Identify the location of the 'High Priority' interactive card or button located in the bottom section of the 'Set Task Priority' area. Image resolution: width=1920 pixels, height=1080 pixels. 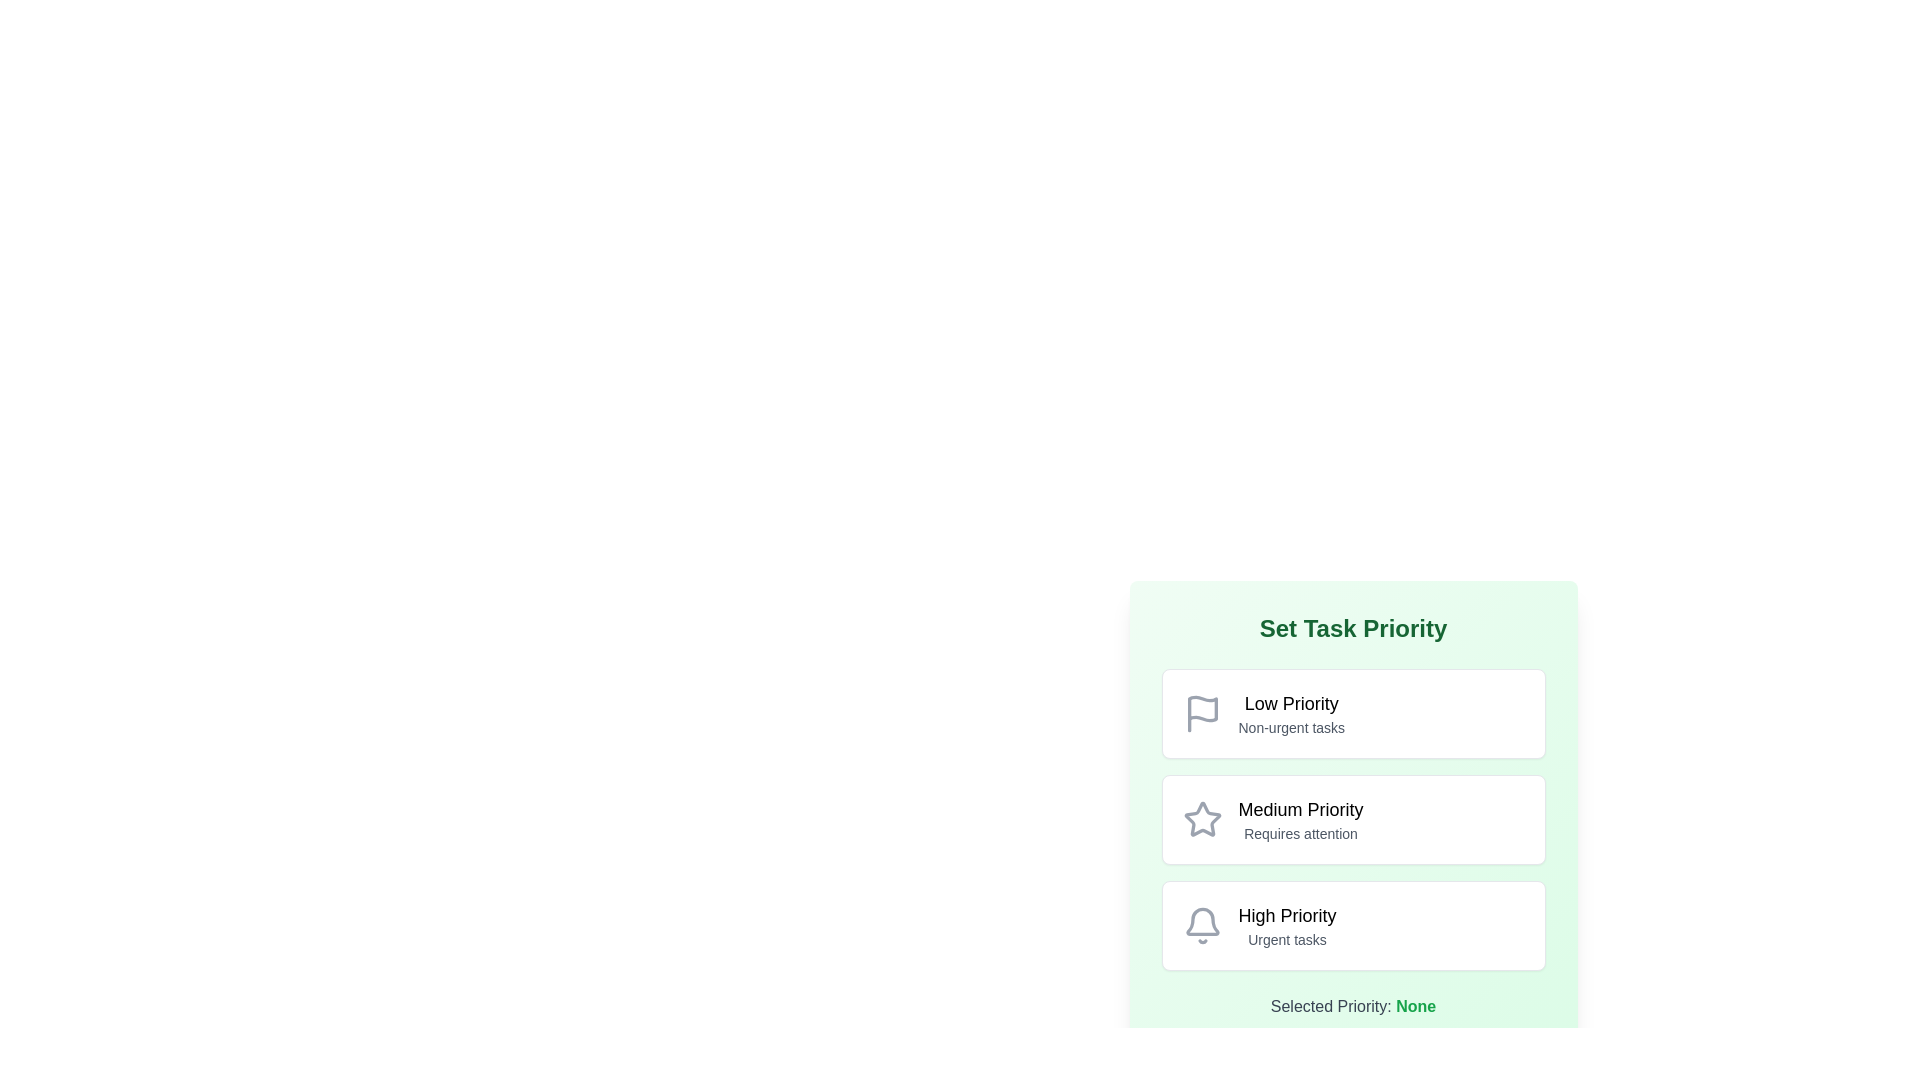
(1353, 925).